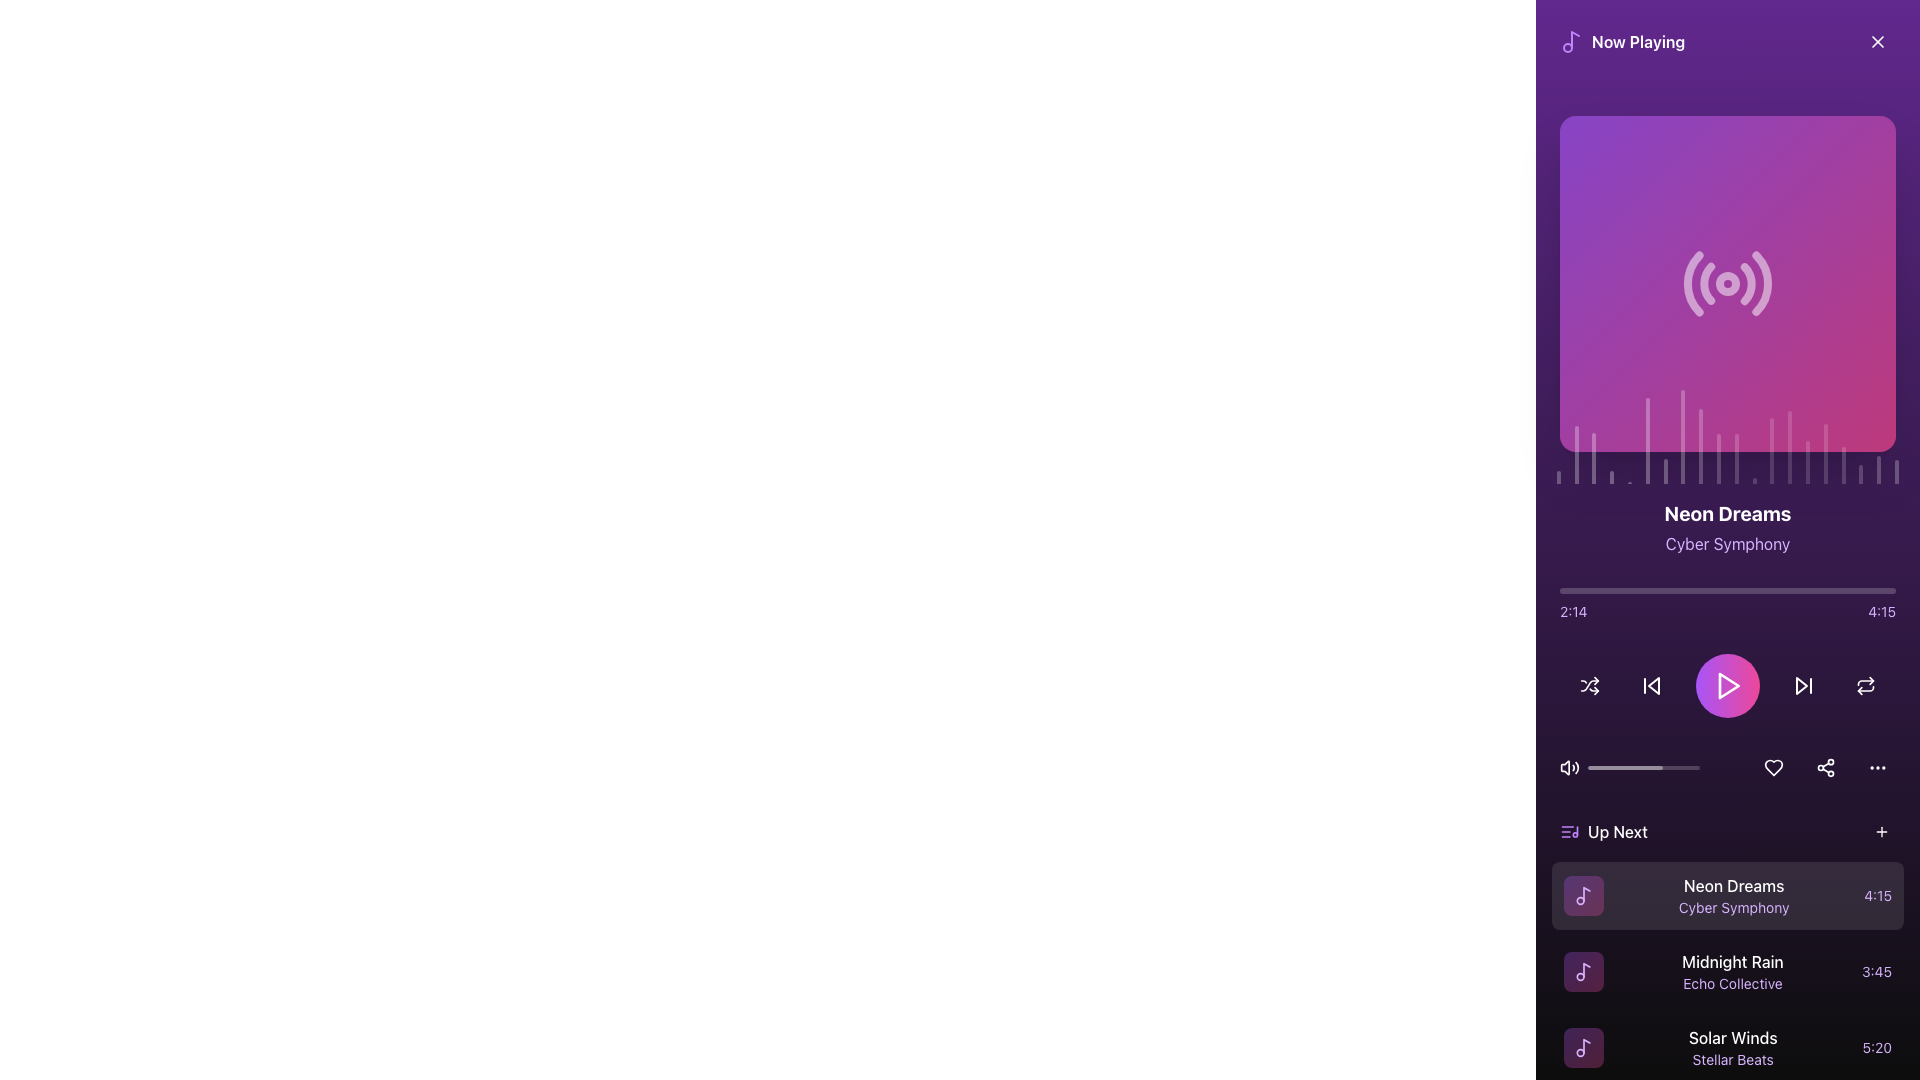 Image resolution: width=1920 pixels, height=1080 pixels. What do you see at coordinates (1717, 459) in the screenshot?
I see `the 10th vertical bar in the horizontal series of visual indicators representing data in the bottom section of the interface` at bounding box center [1717, 459].